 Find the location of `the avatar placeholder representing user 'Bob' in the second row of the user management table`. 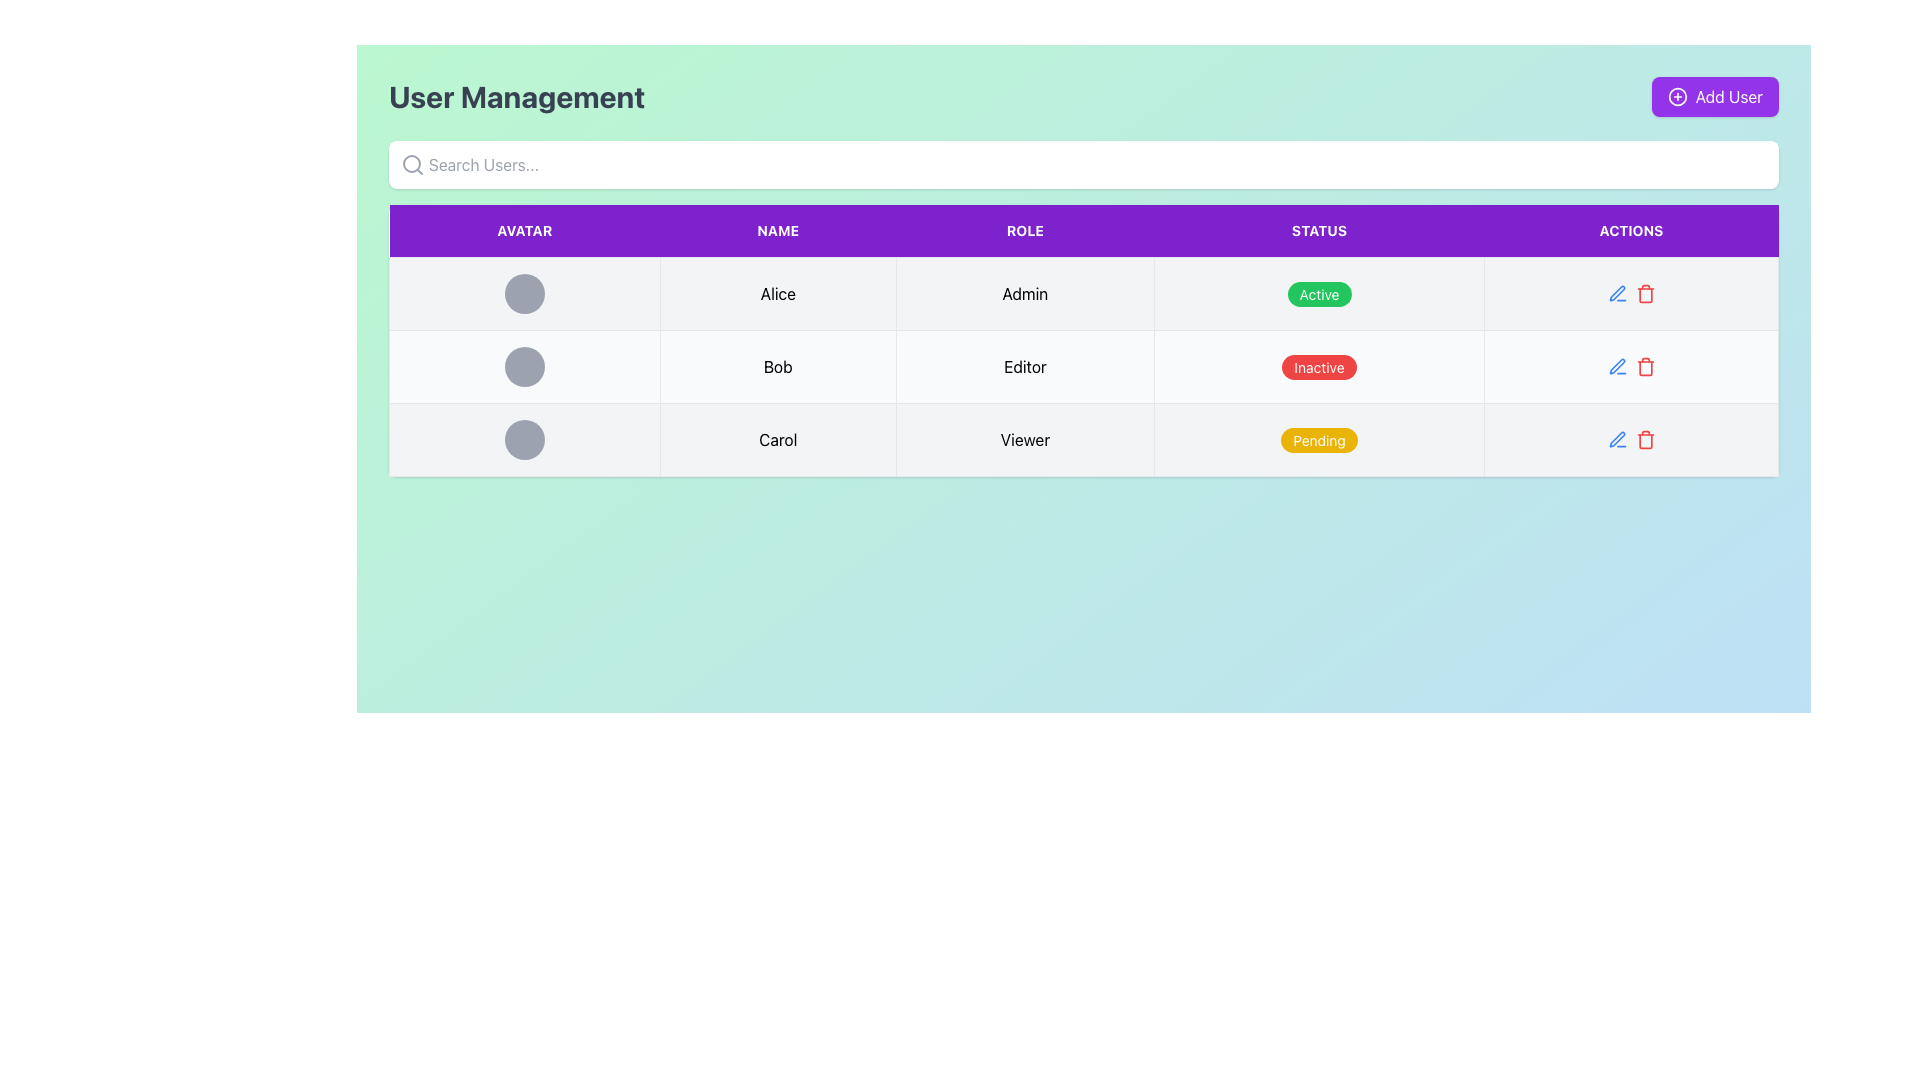

the avatar placeholder representing user 'Bob' in the second row of the user management table is located at coordinates (524, 366).